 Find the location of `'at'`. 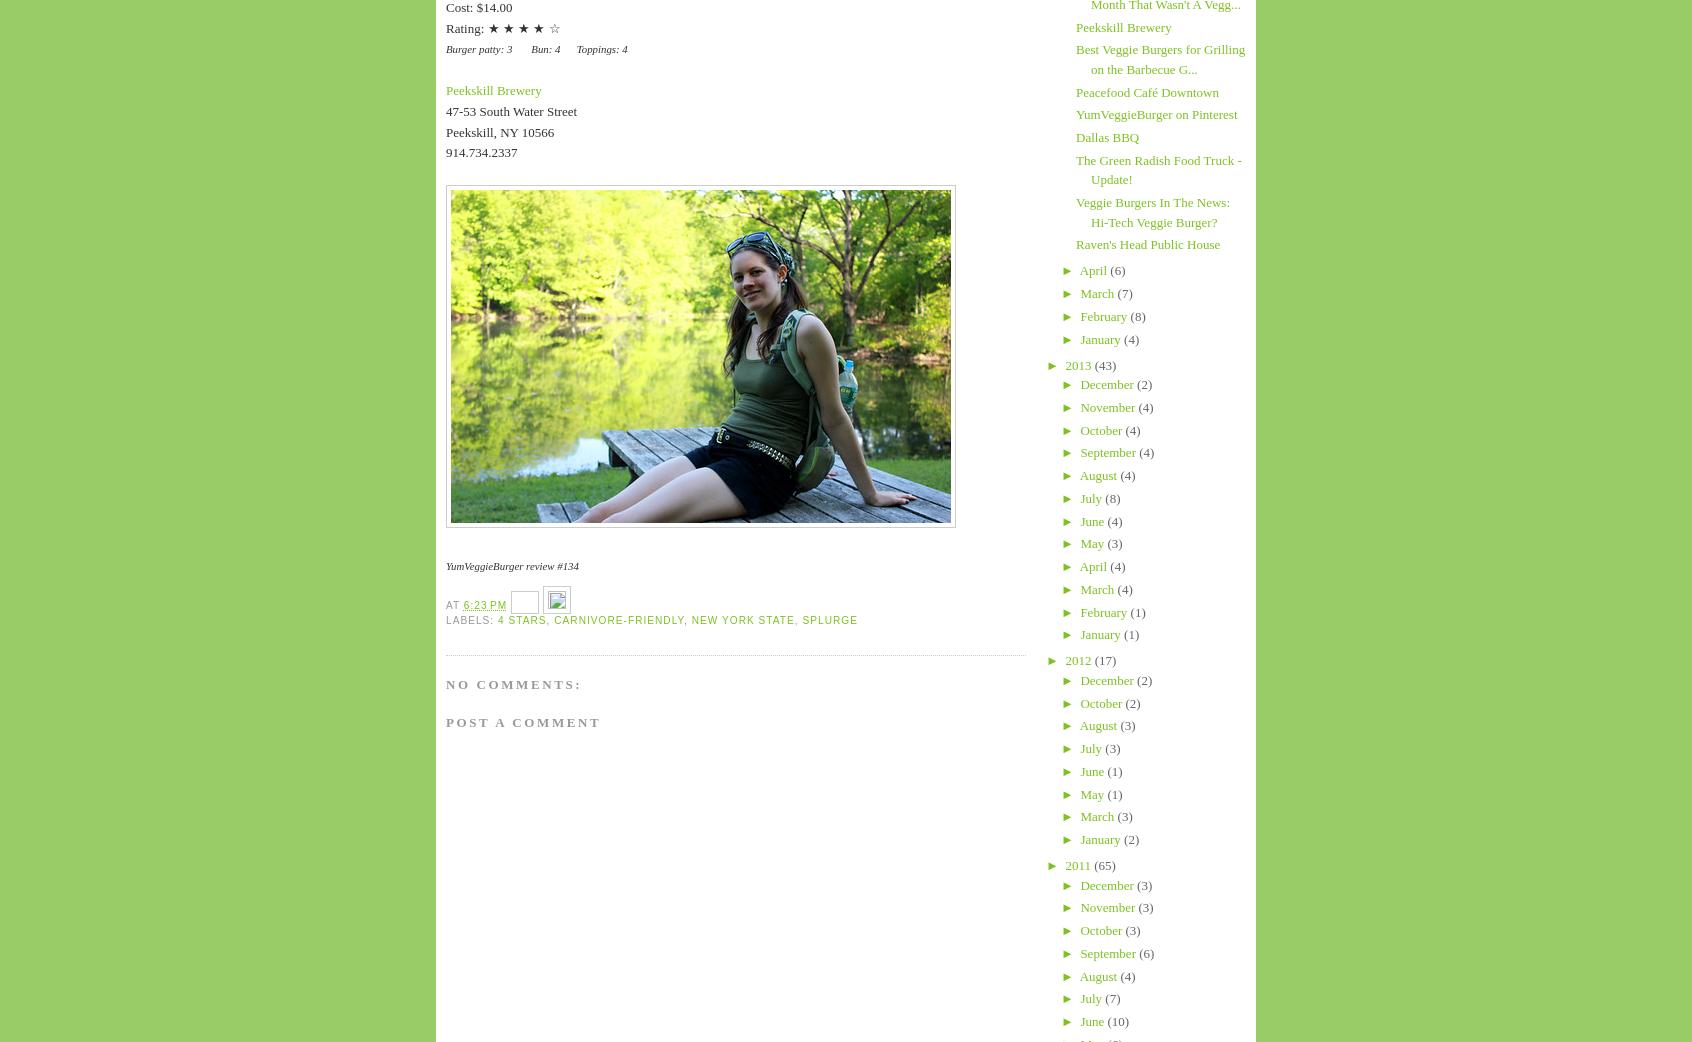

'at' is located at coordinates (445, 604).